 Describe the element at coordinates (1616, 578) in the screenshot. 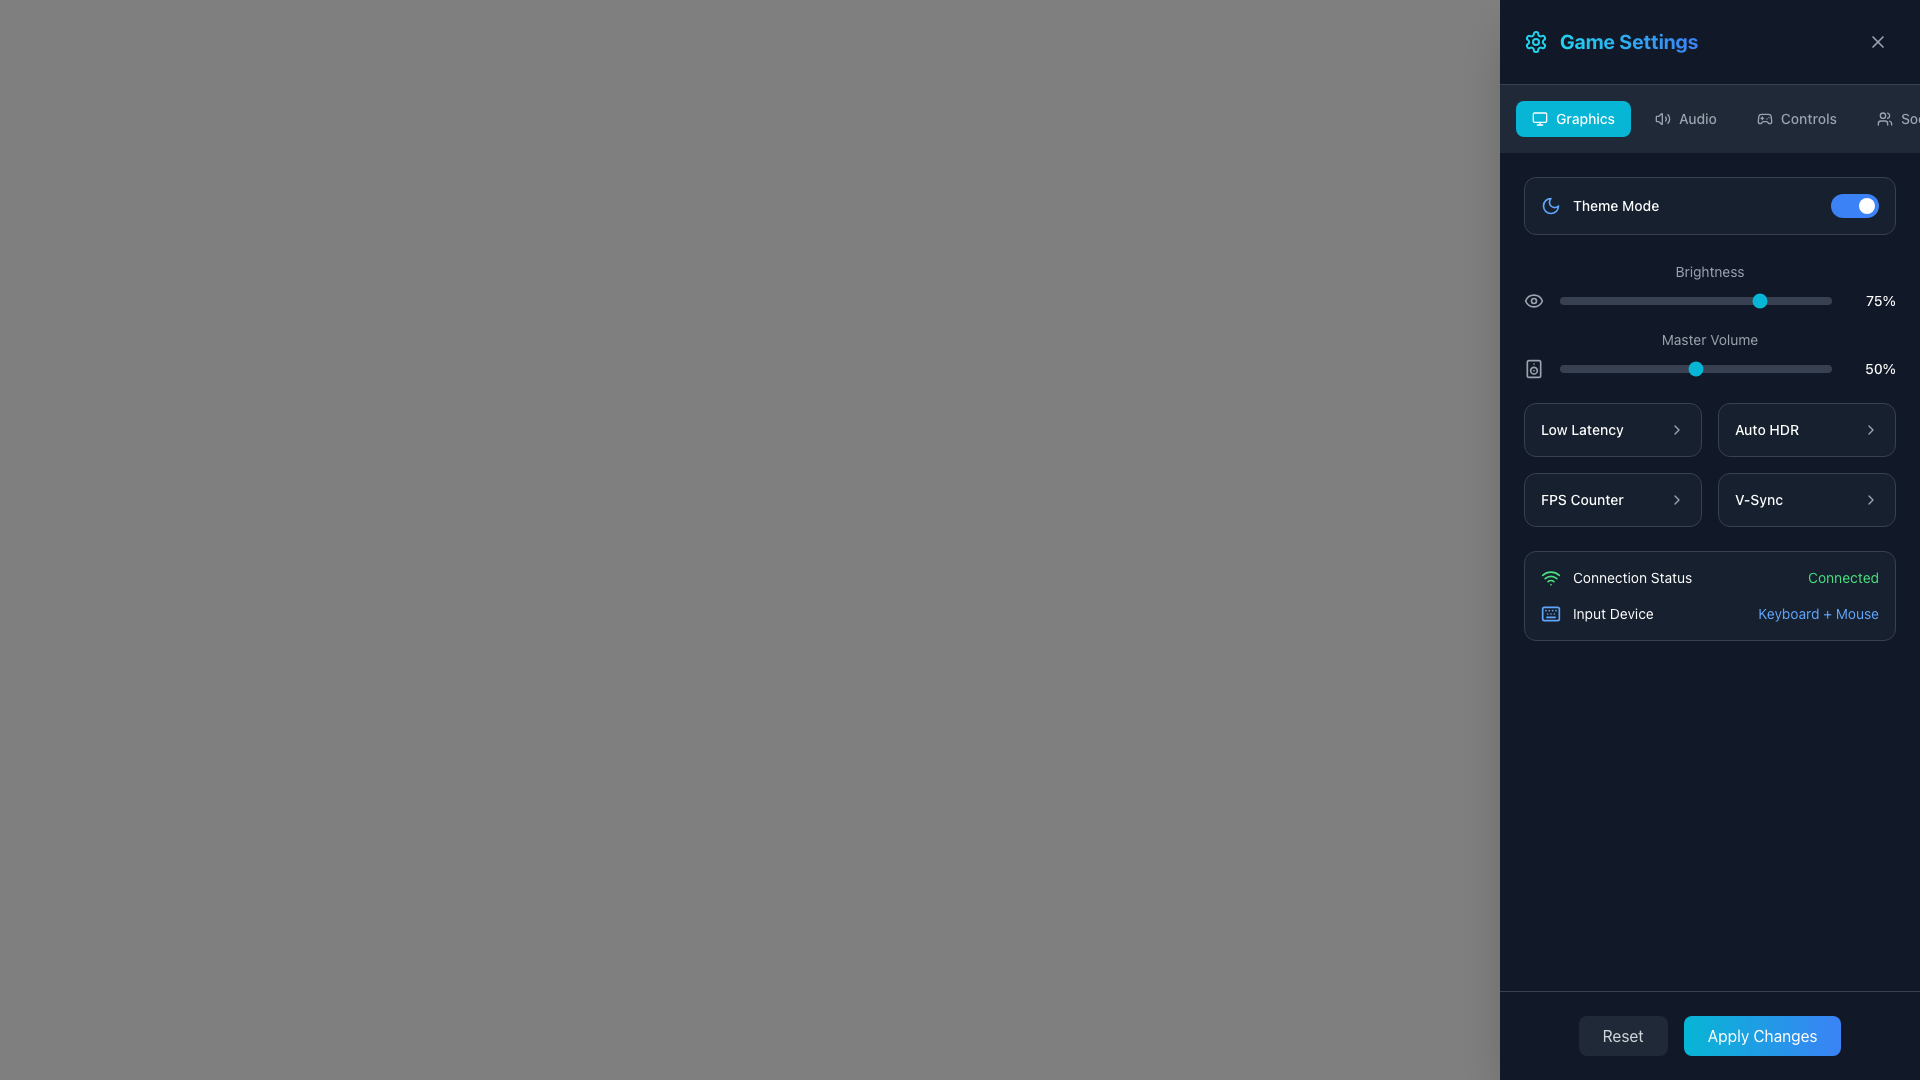

I see `the 'Connection Status' label which includes a green Wi-Fi icon, positioned to the left of the 'Connected' text` at that location.